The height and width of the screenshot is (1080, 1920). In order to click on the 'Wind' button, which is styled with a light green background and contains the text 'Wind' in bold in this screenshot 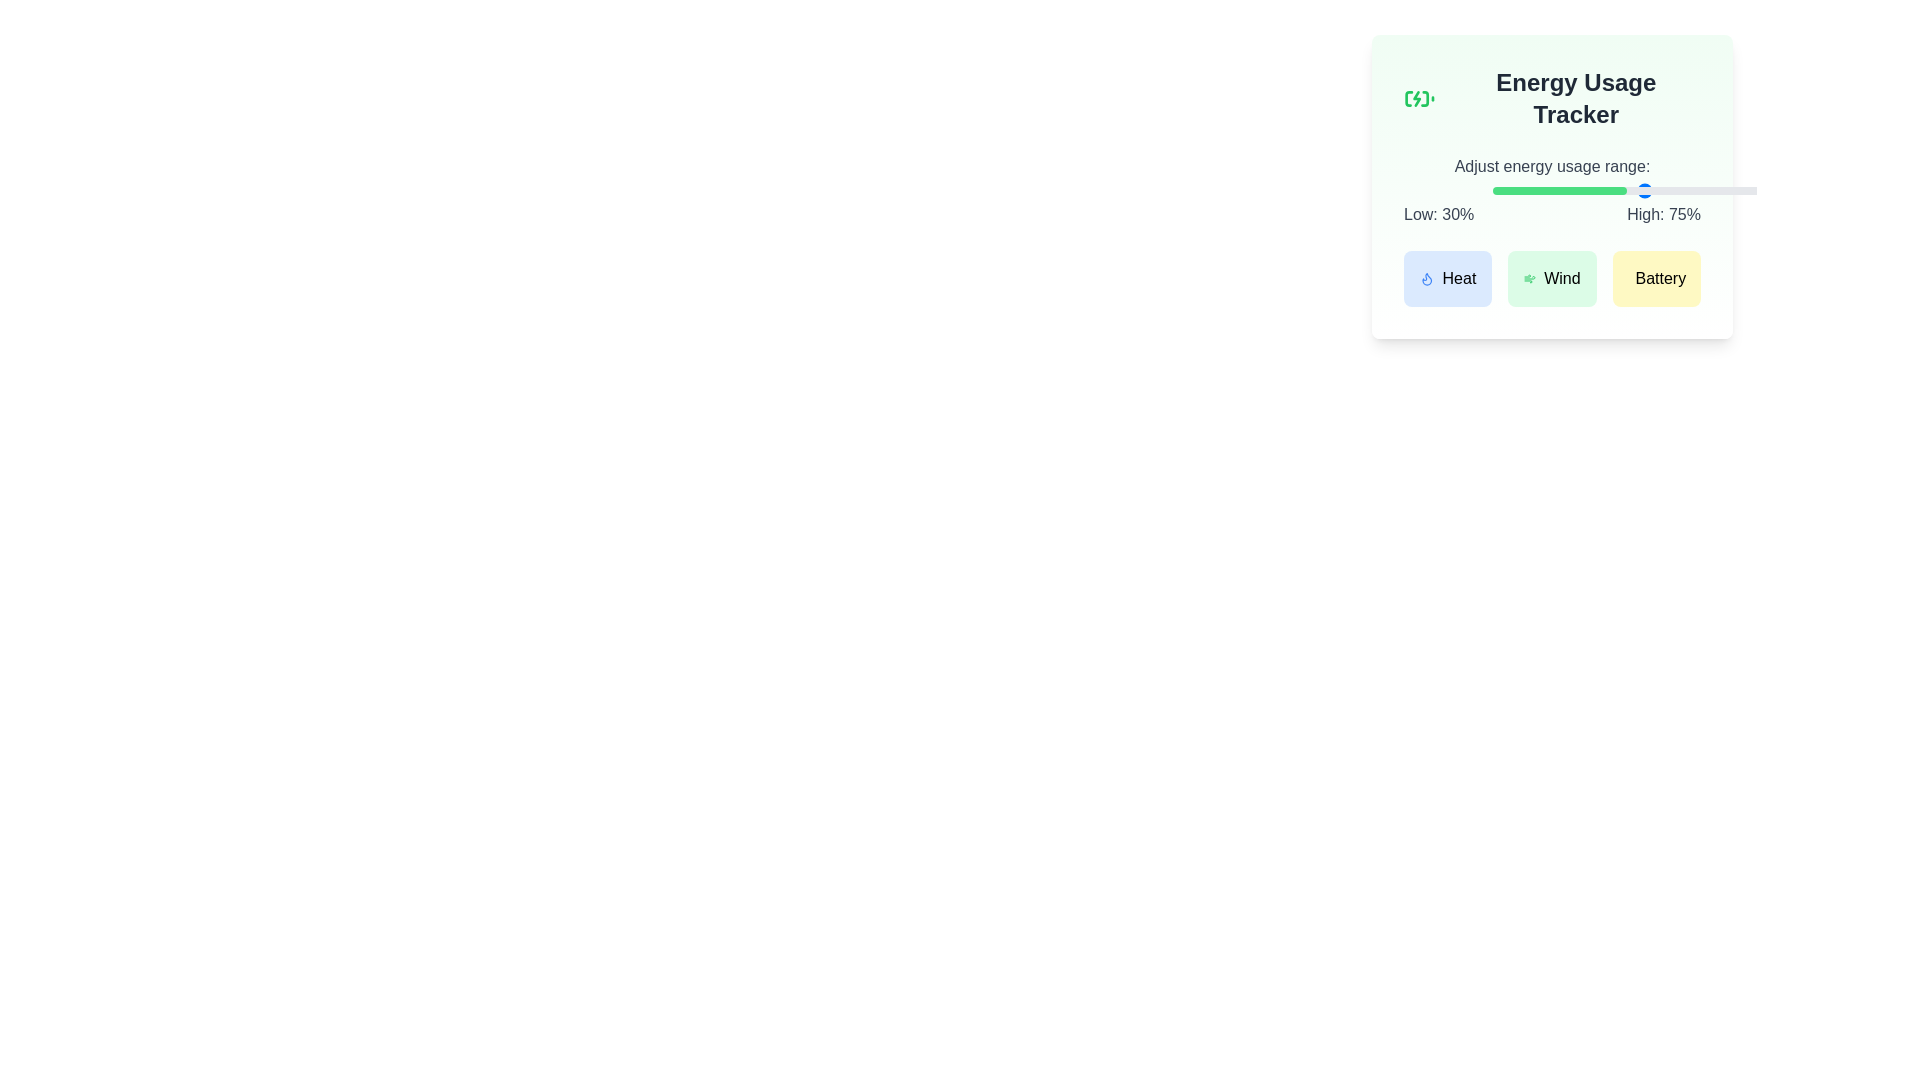, I will do `click(1561, 278)`.